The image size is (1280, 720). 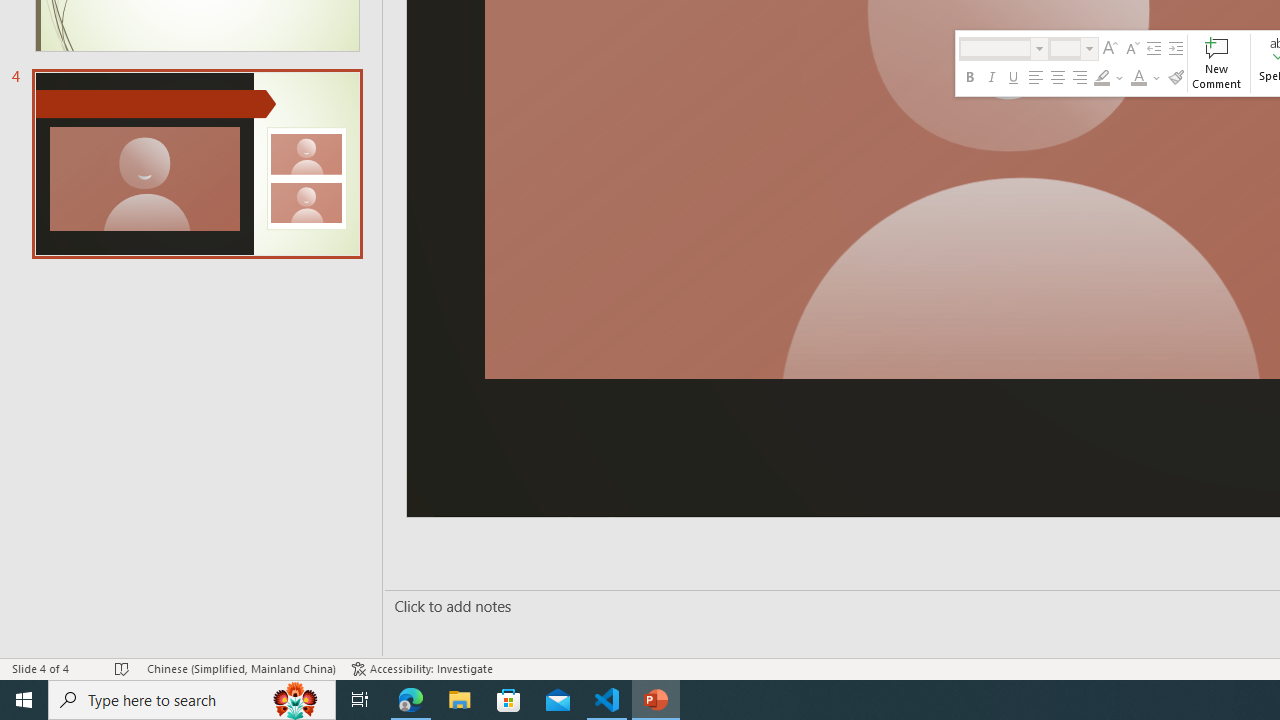 I want to click on 'More Options', so click(x=1157, y=77).